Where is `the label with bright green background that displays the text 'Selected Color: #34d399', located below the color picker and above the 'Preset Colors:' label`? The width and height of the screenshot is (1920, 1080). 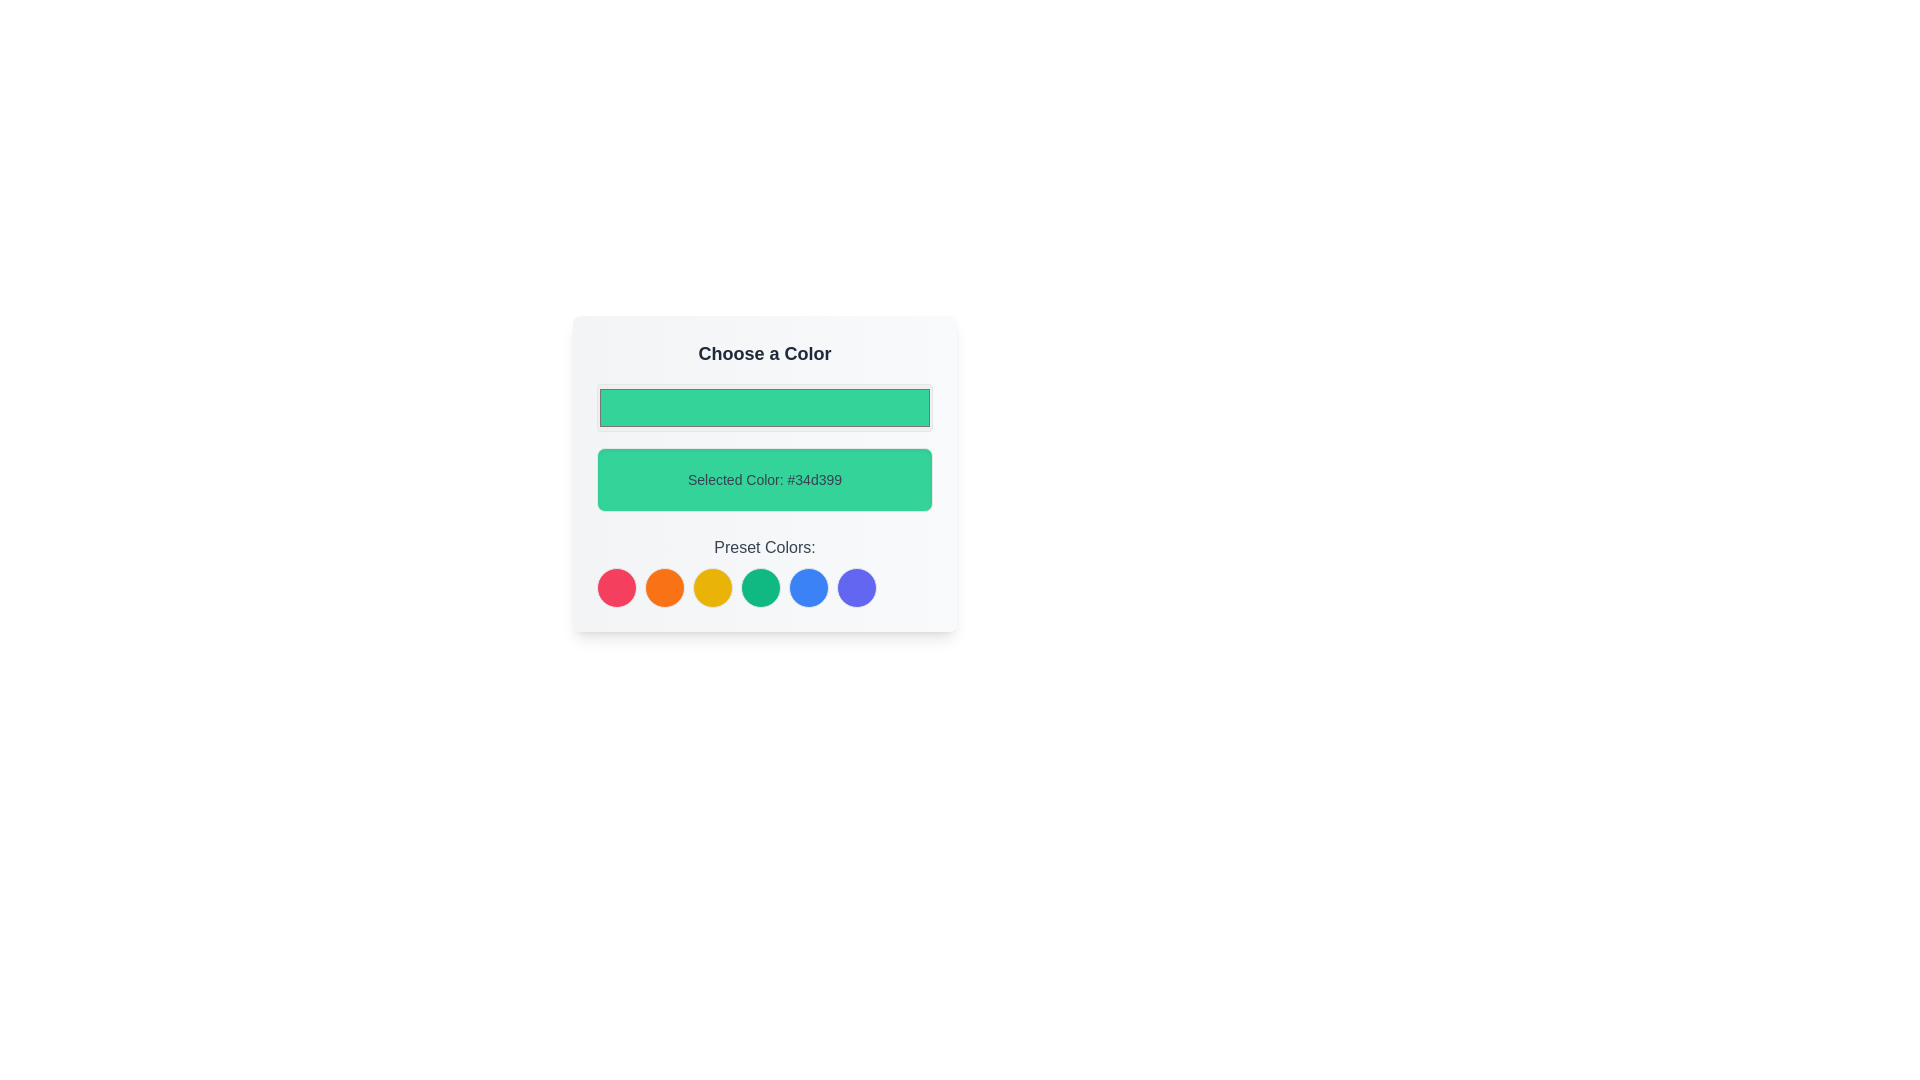 the label with bright green background that displays the text 'Selected Color: #34d399', located below the color picker and above the 'Preset Colors:' label is located at coordinates (763, 479).